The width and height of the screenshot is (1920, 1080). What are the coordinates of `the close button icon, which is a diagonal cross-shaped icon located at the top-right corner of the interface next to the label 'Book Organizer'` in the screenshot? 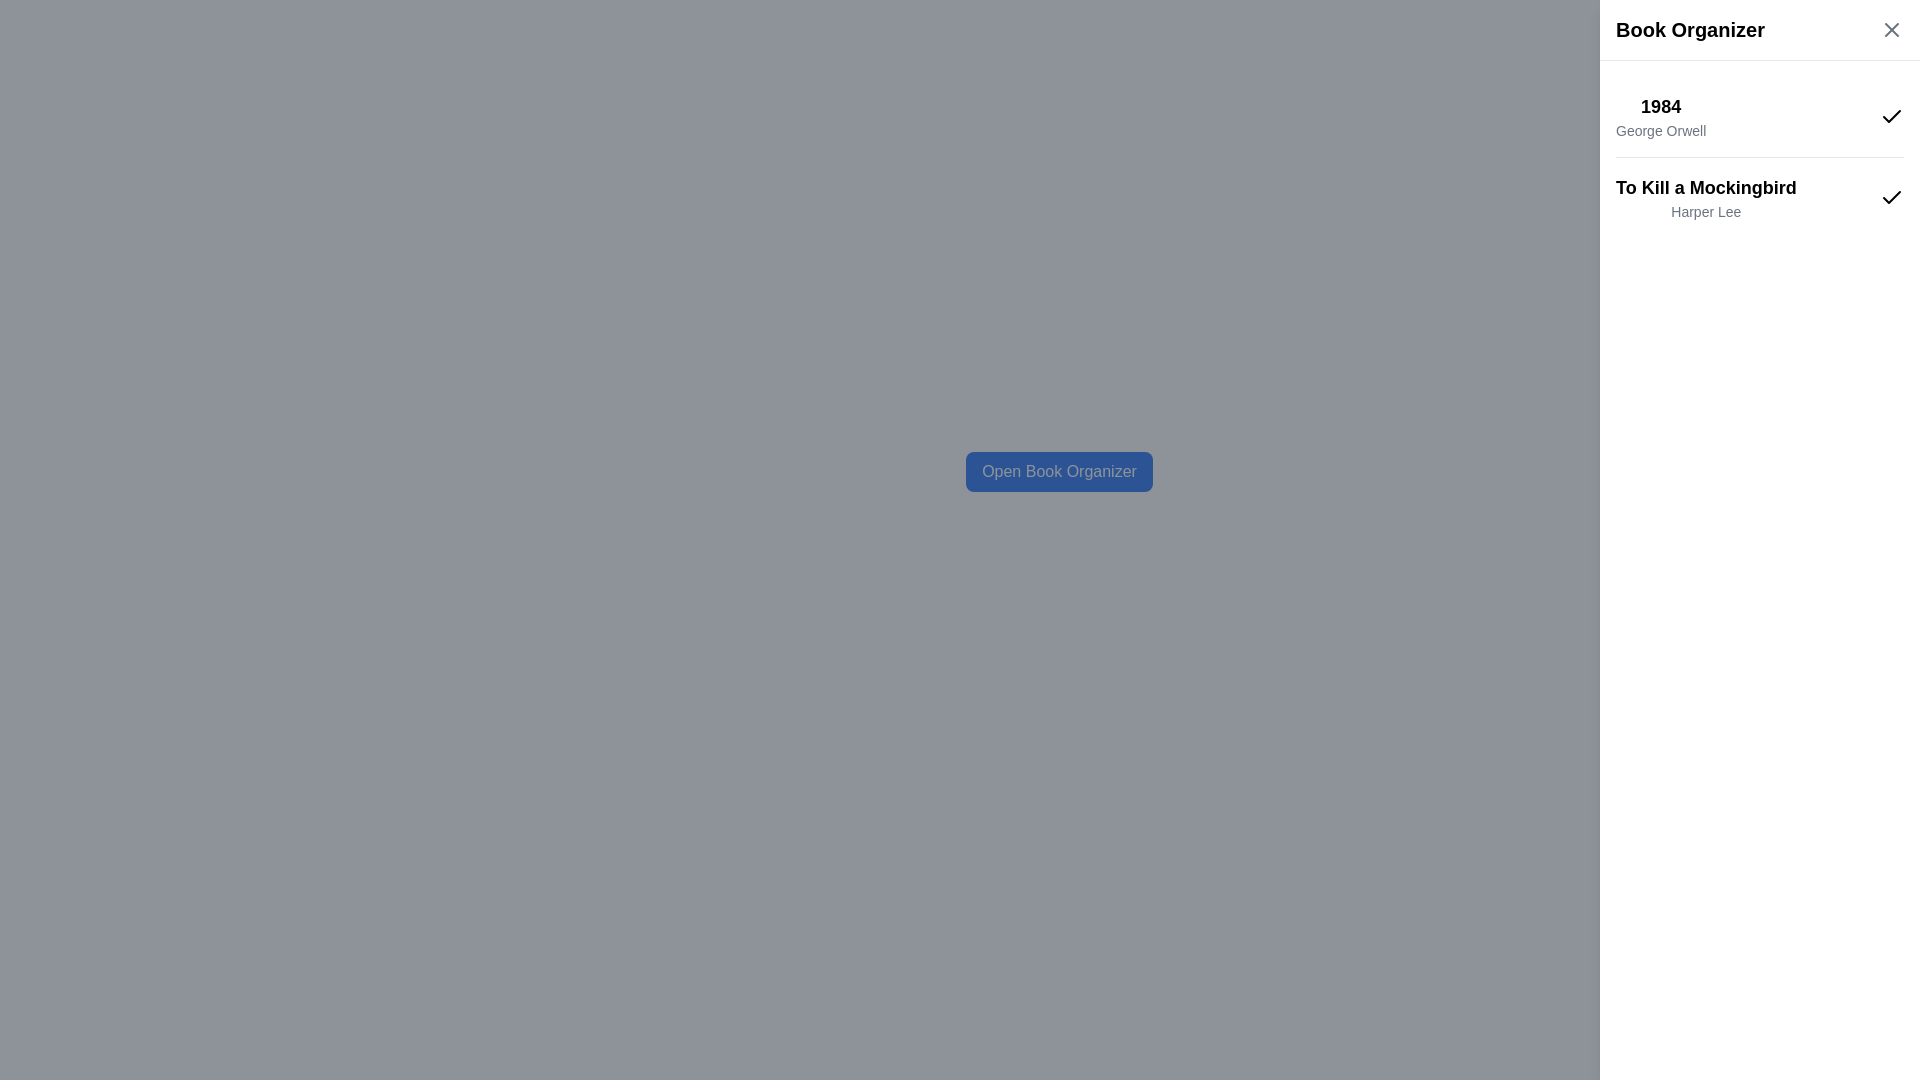 It's located at (1890, 30).